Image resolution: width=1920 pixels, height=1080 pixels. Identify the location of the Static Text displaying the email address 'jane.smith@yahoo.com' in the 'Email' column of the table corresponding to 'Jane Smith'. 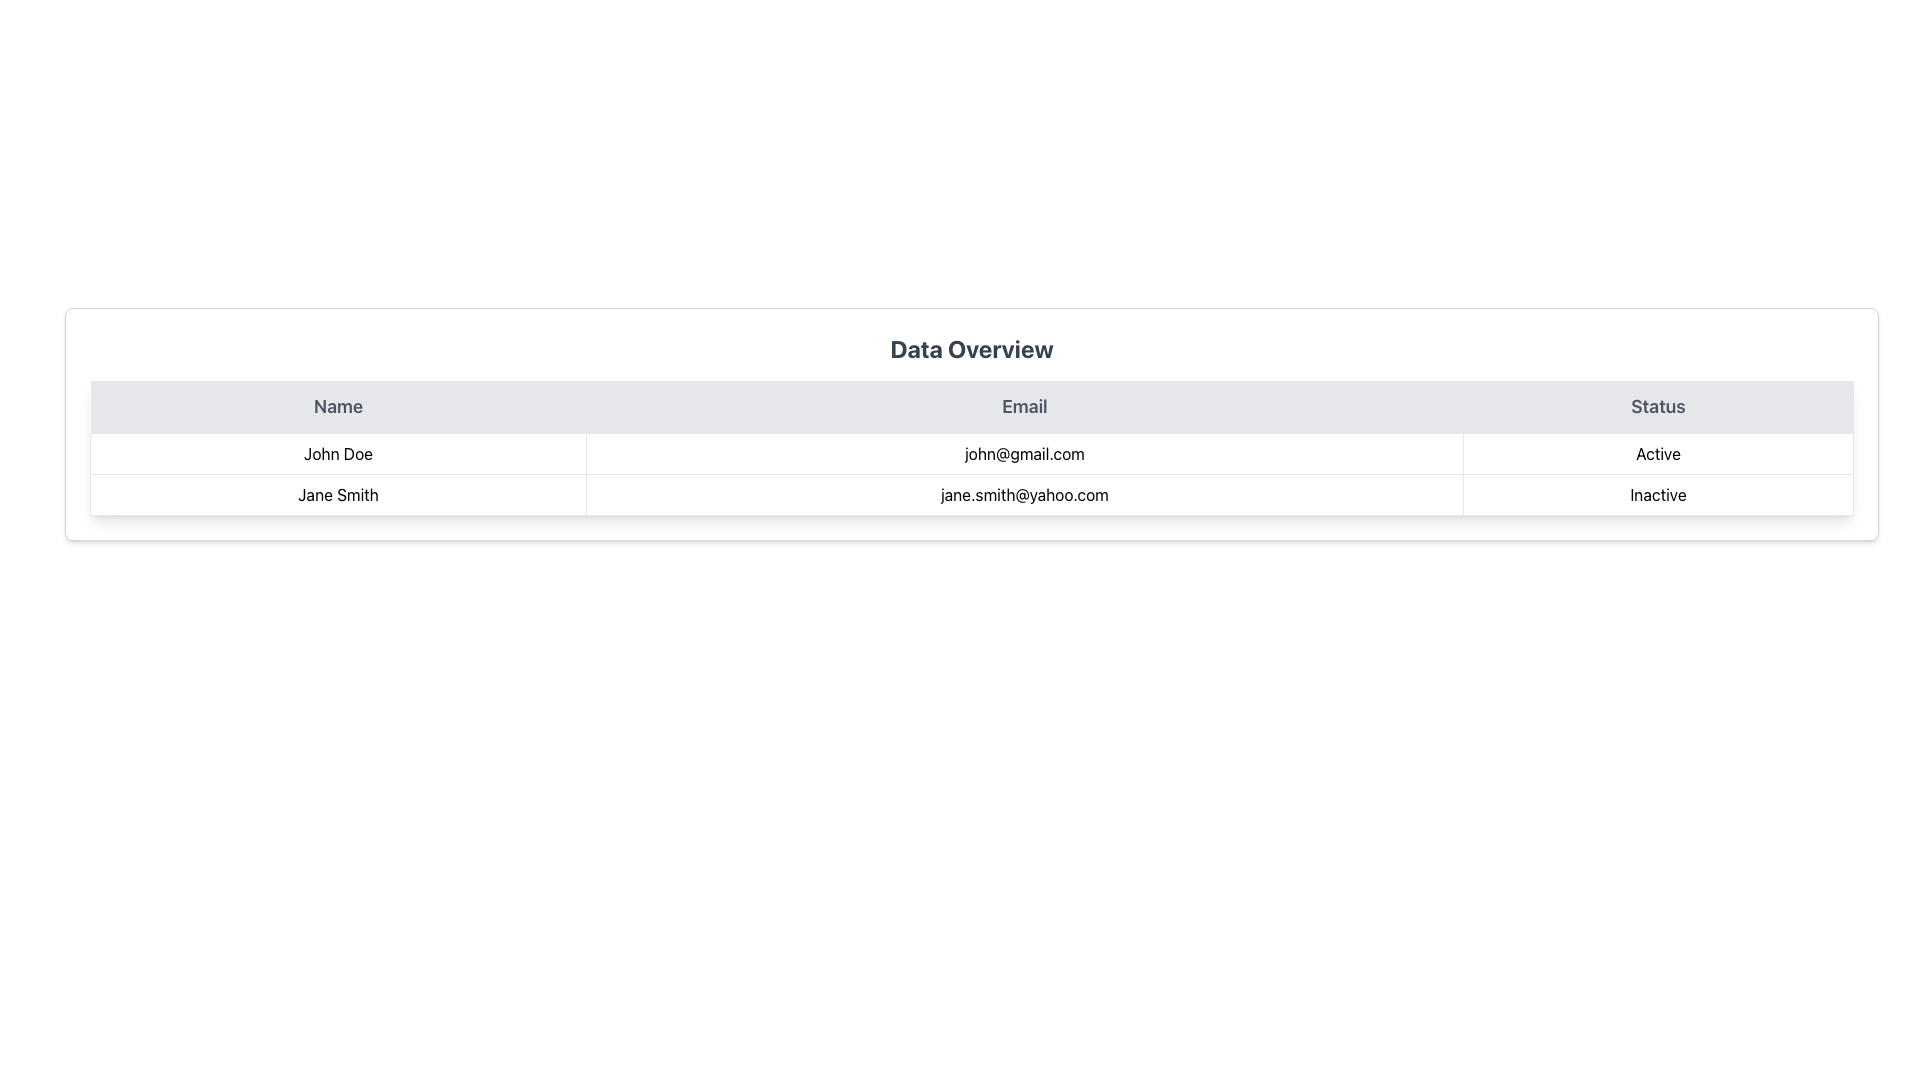
(1024, 494).